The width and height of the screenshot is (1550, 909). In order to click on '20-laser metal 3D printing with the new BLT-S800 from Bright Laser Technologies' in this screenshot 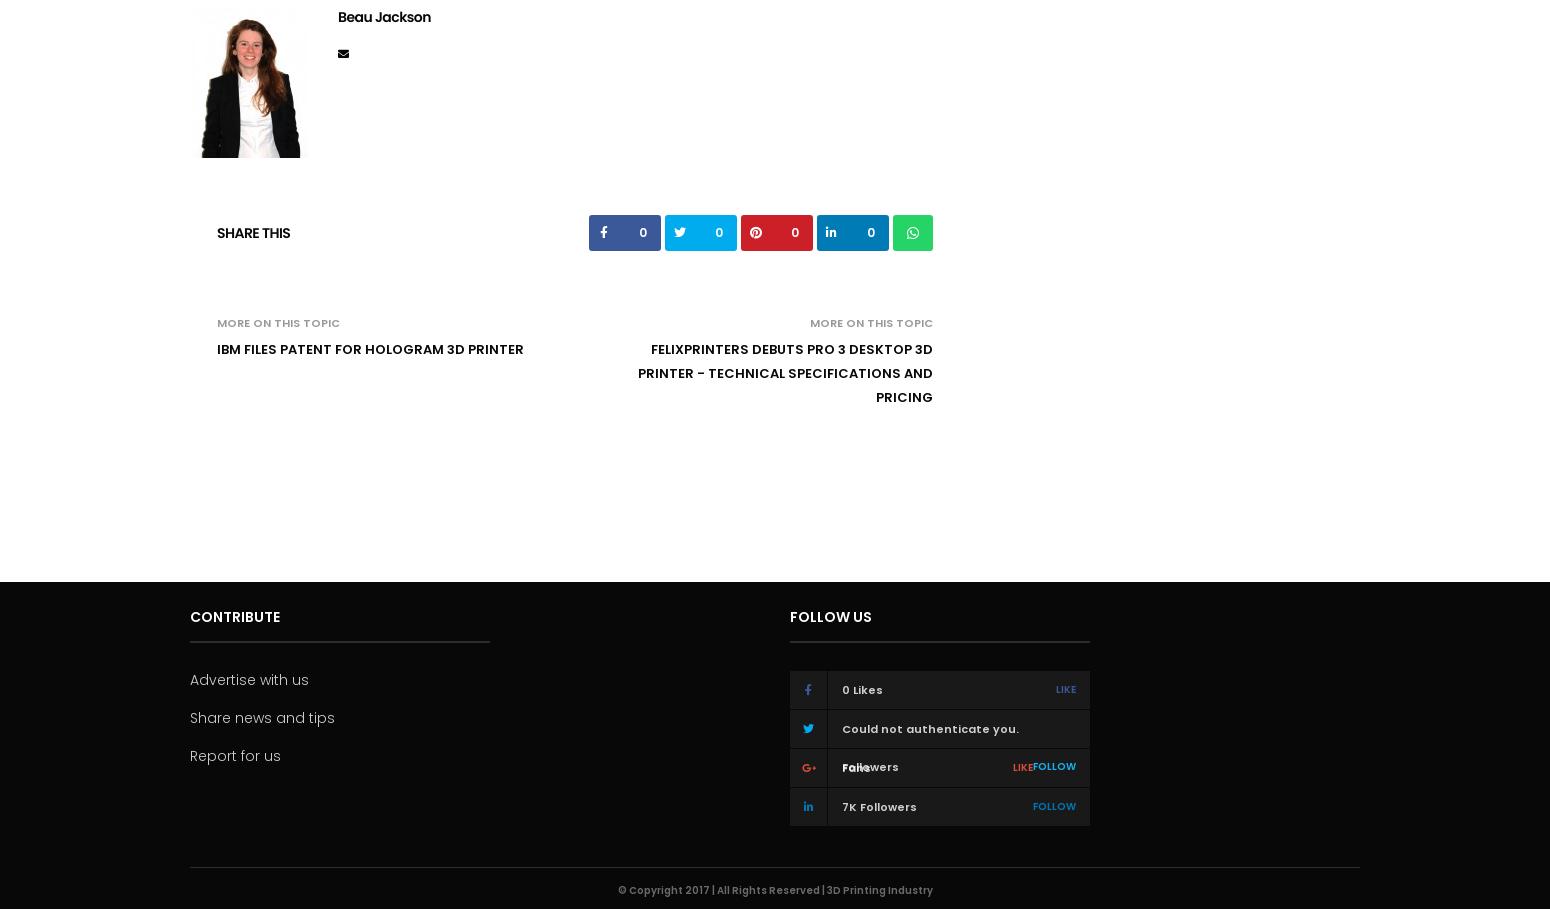, I will do `click(1169, 221)`.